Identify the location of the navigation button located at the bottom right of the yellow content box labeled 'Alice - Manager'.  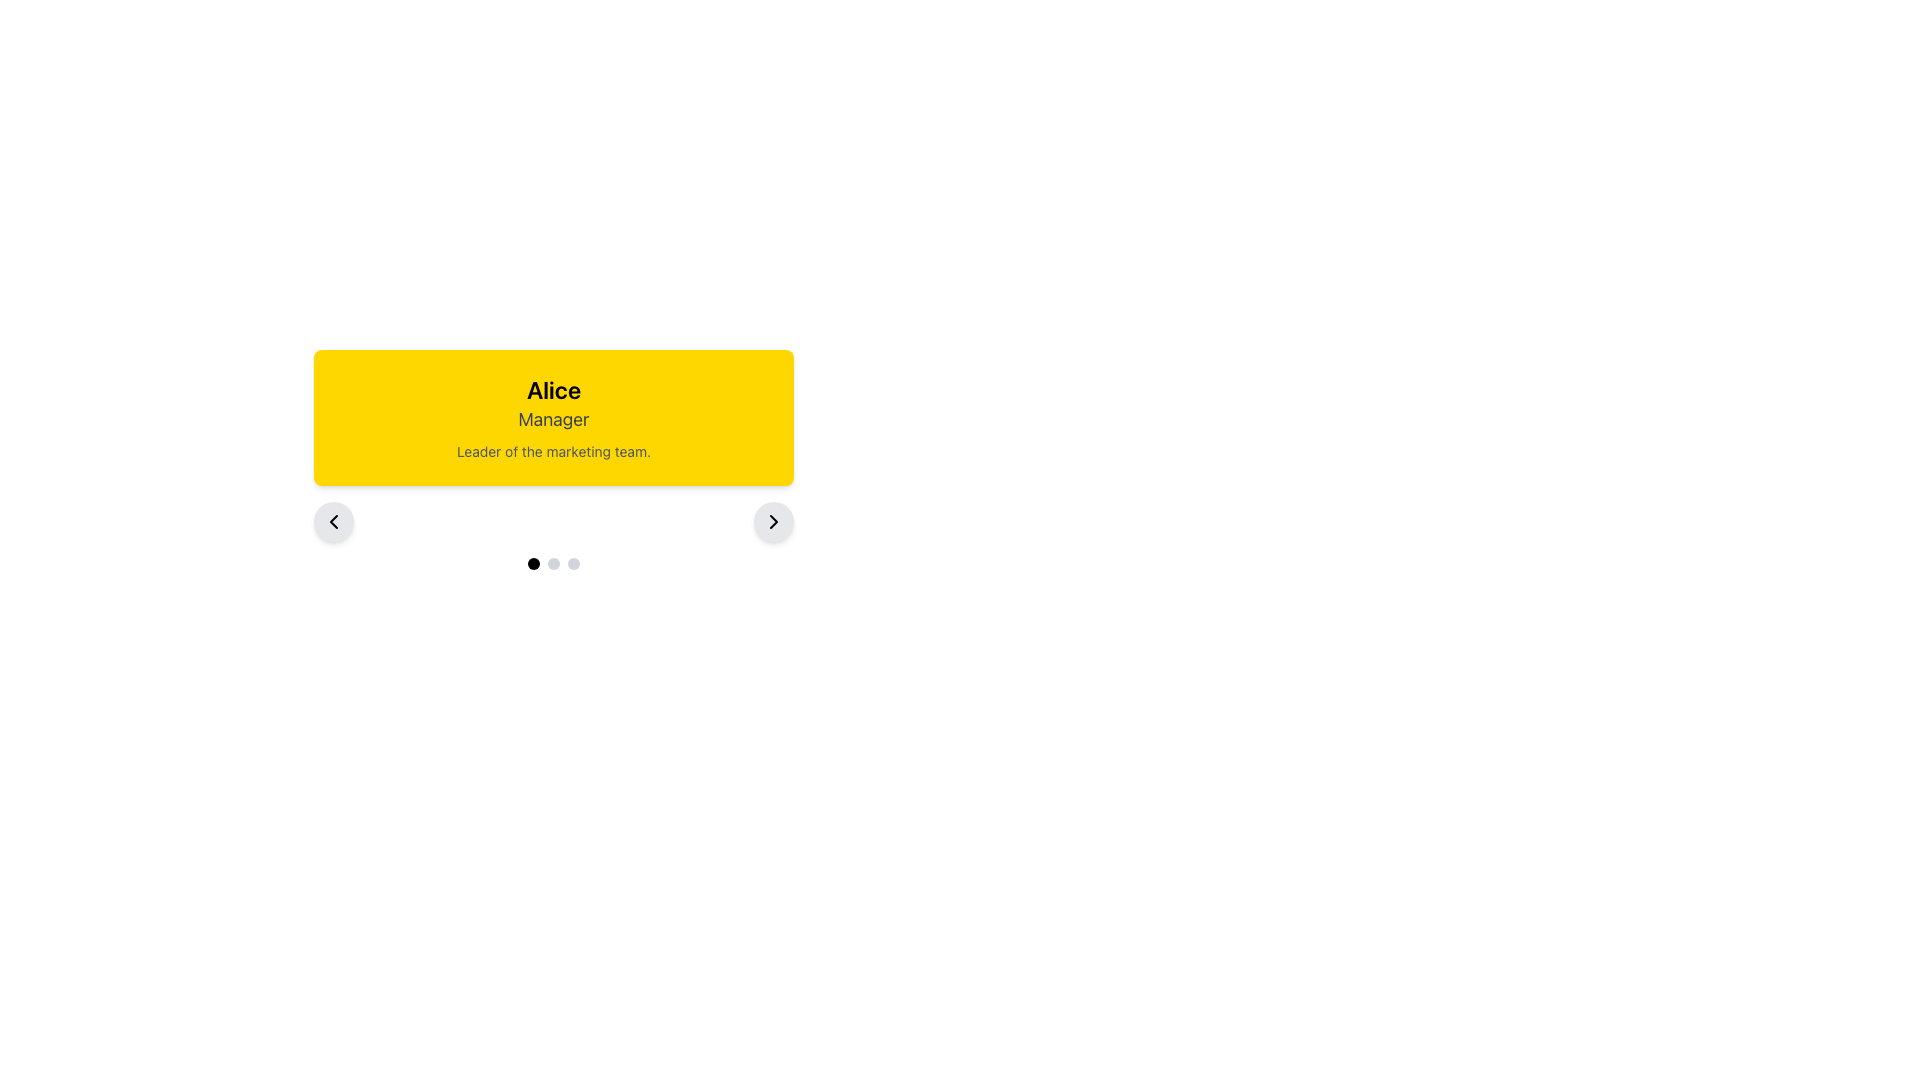
(772, 520).